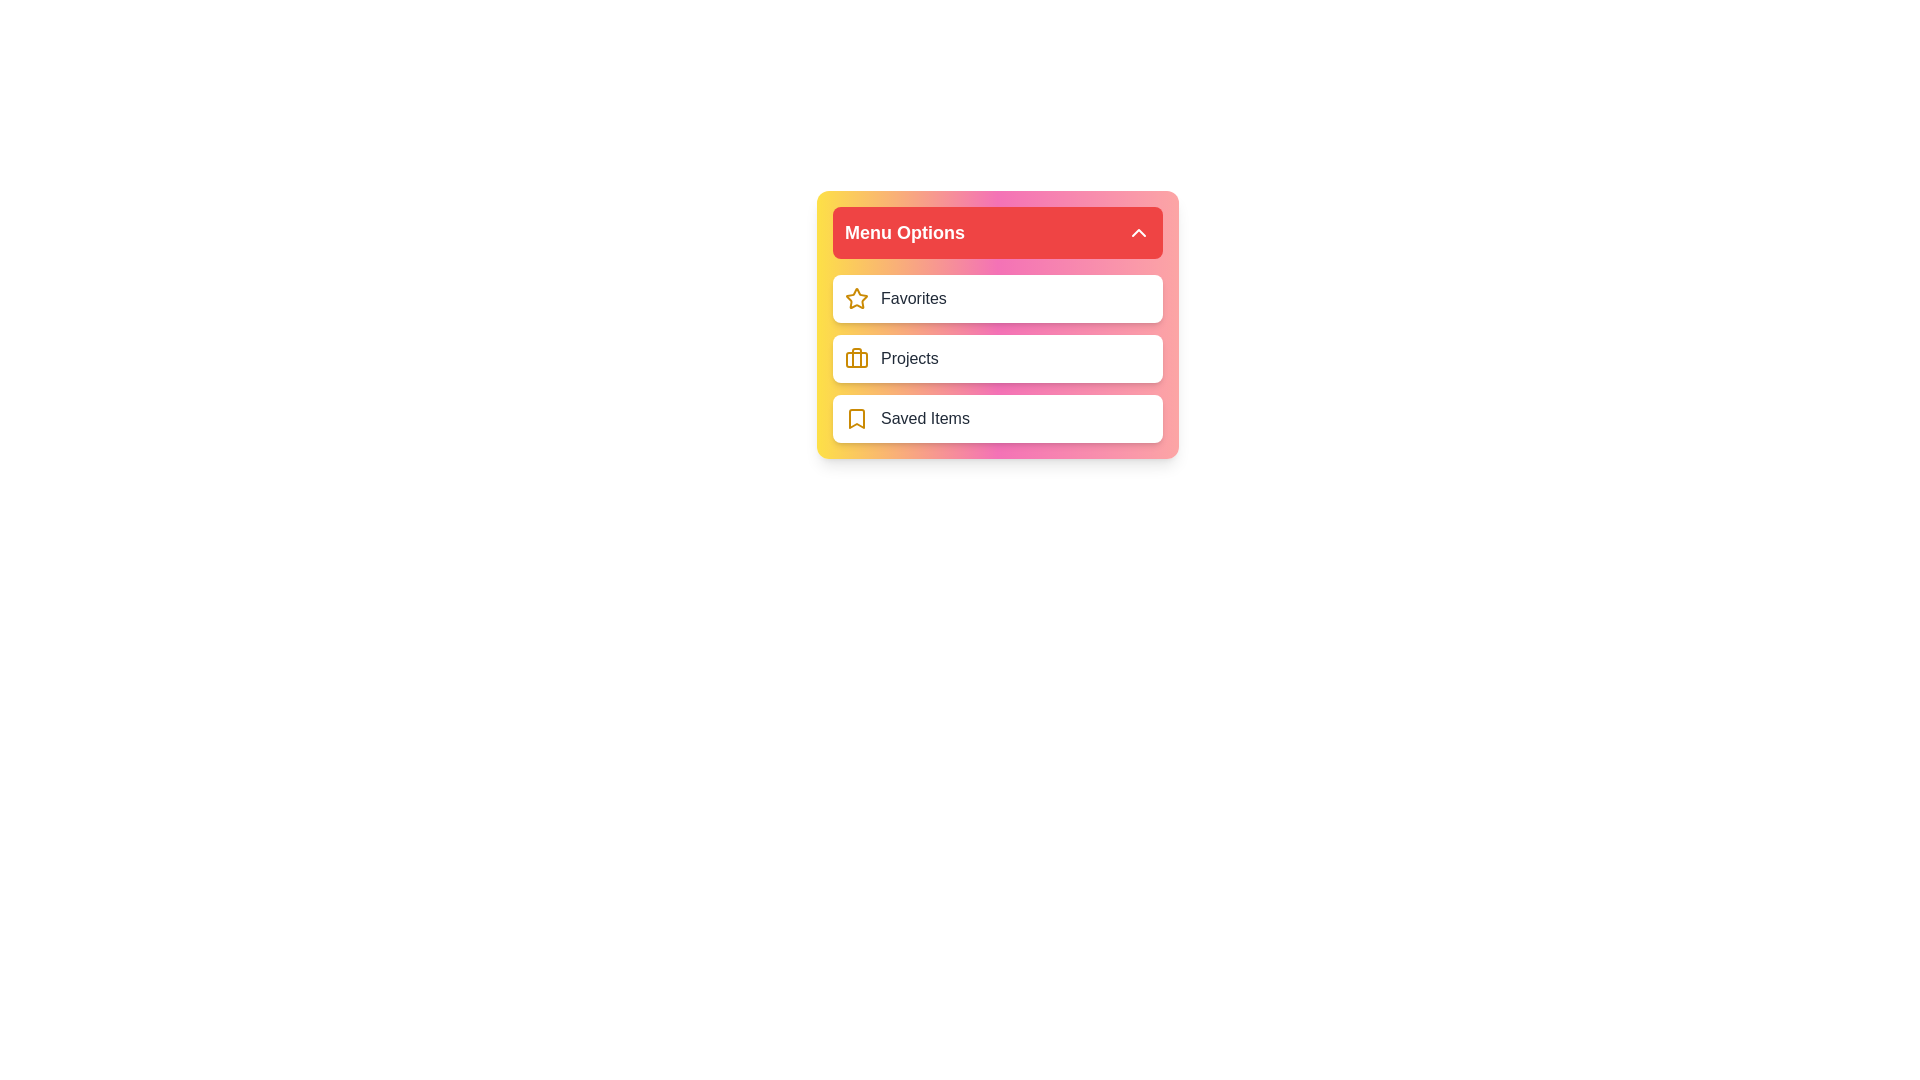 Image resolution: width=1920 pixels, height=1080 pixels. Describe the element at coordinates (998, 357) in the screenshot. I see `the 'Projects' menu item` at that location.